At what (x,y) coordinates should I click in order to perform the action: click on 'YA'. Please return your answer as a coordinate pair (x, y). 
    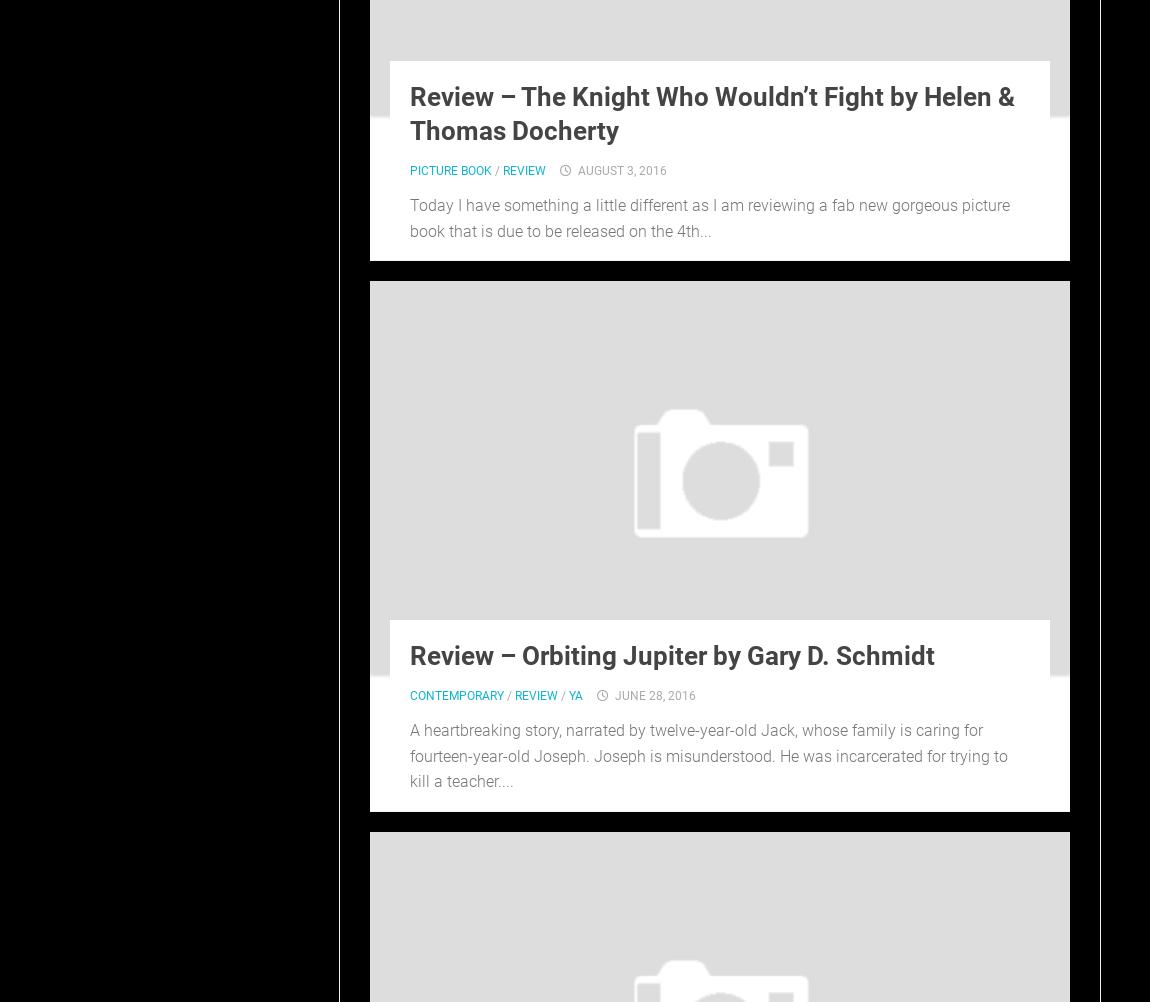
    Looking at the image, I should click on (575, 695).